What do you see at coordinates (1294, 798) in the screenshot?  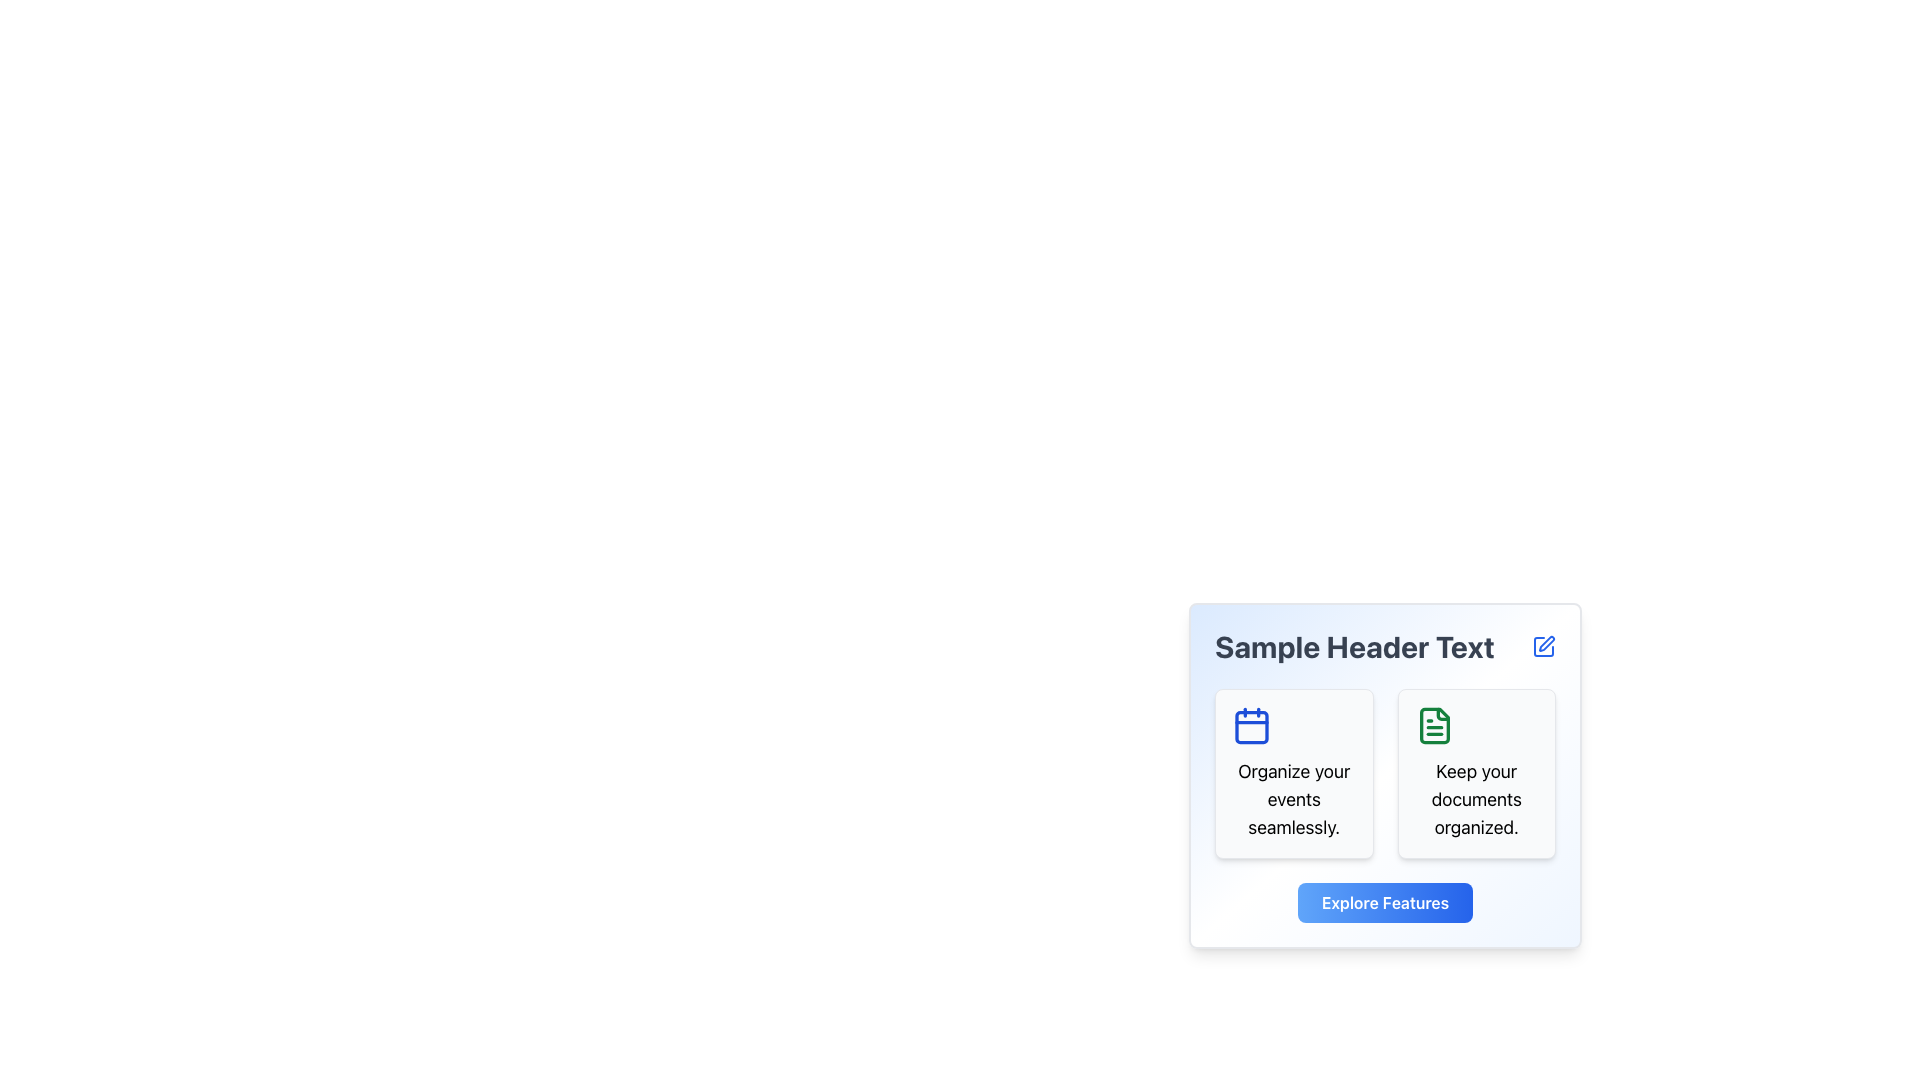 I see `the static text element that reads 'Organize your events seamlessly.' which is styled in a large font and positioned below a calendar icon` at bounding box center [1294, 798].